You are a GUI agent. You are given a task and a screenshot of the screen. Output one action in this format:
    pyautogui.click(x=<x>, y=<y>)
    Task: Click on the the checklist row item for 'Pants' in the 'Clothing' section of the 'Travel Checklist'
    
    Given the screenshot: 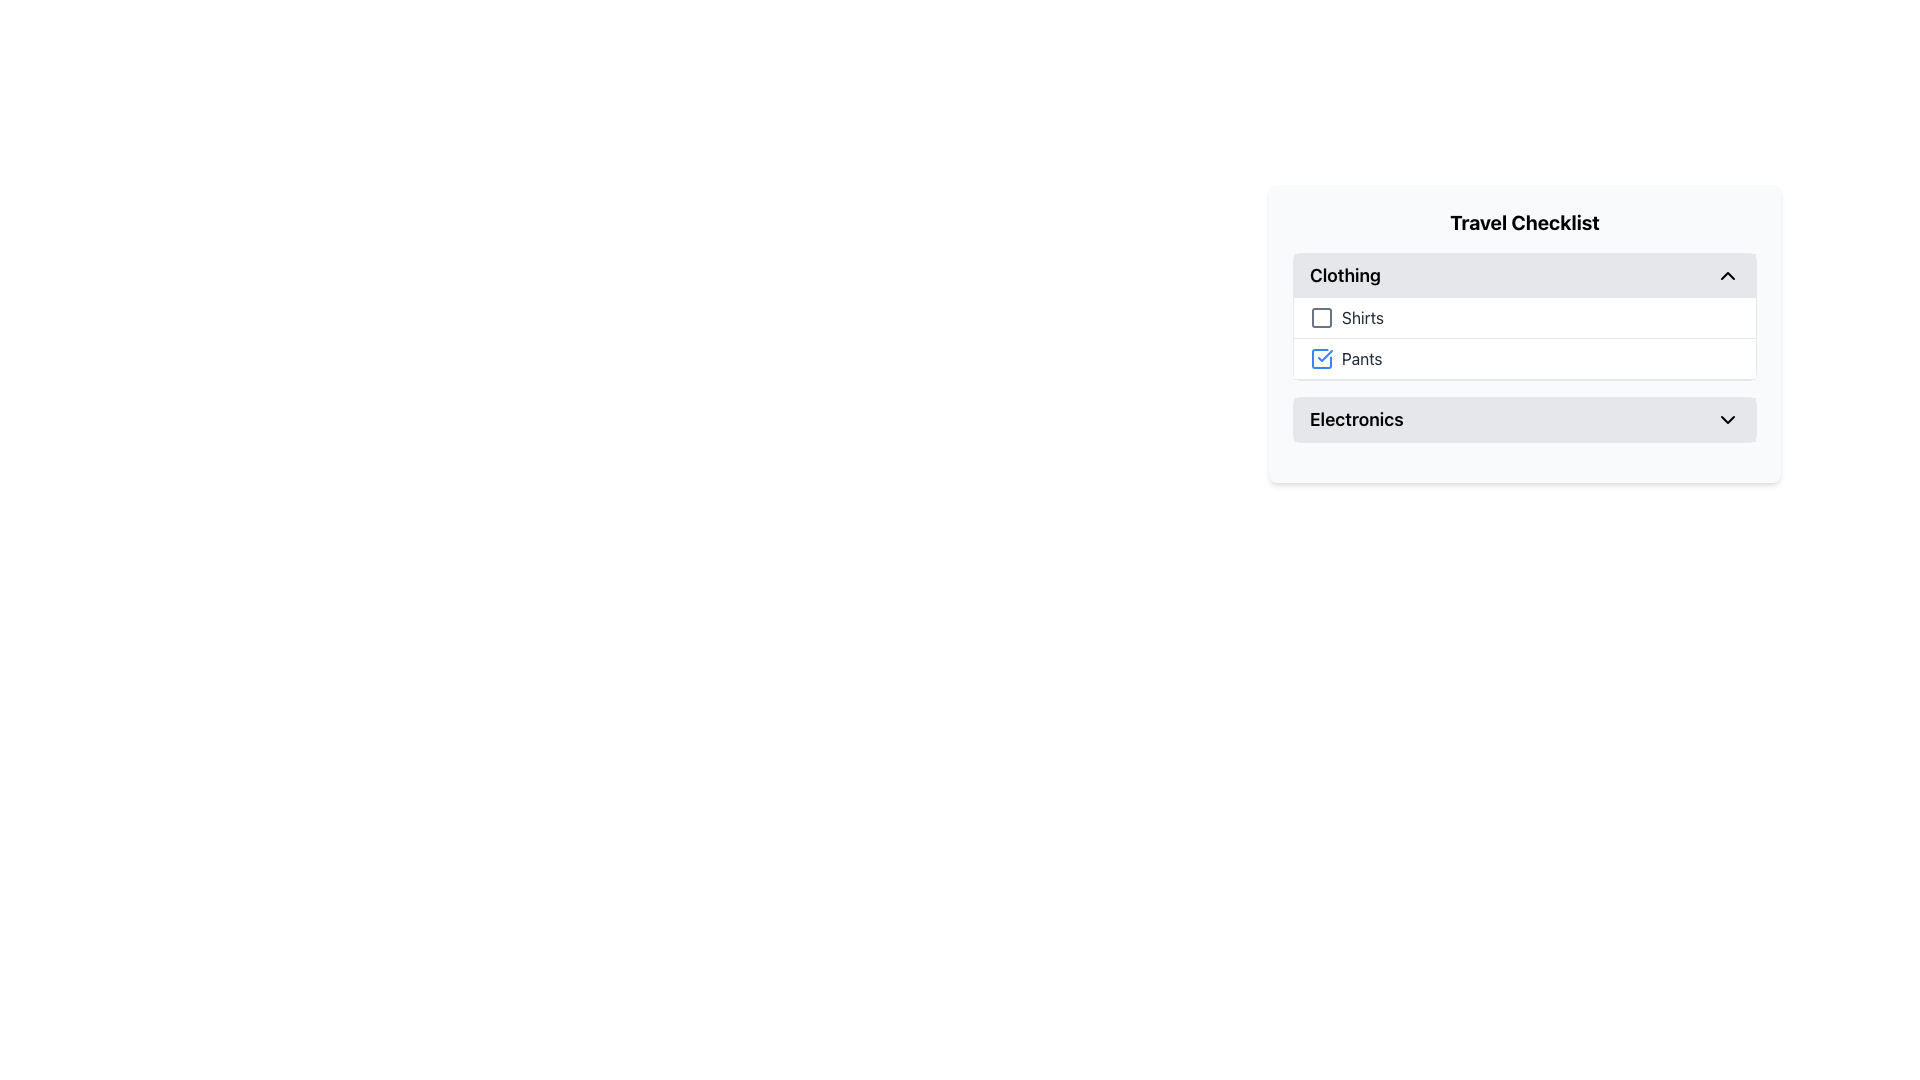 What is the action you would take?
    pyautogui.click(x=1524, y=357)
    